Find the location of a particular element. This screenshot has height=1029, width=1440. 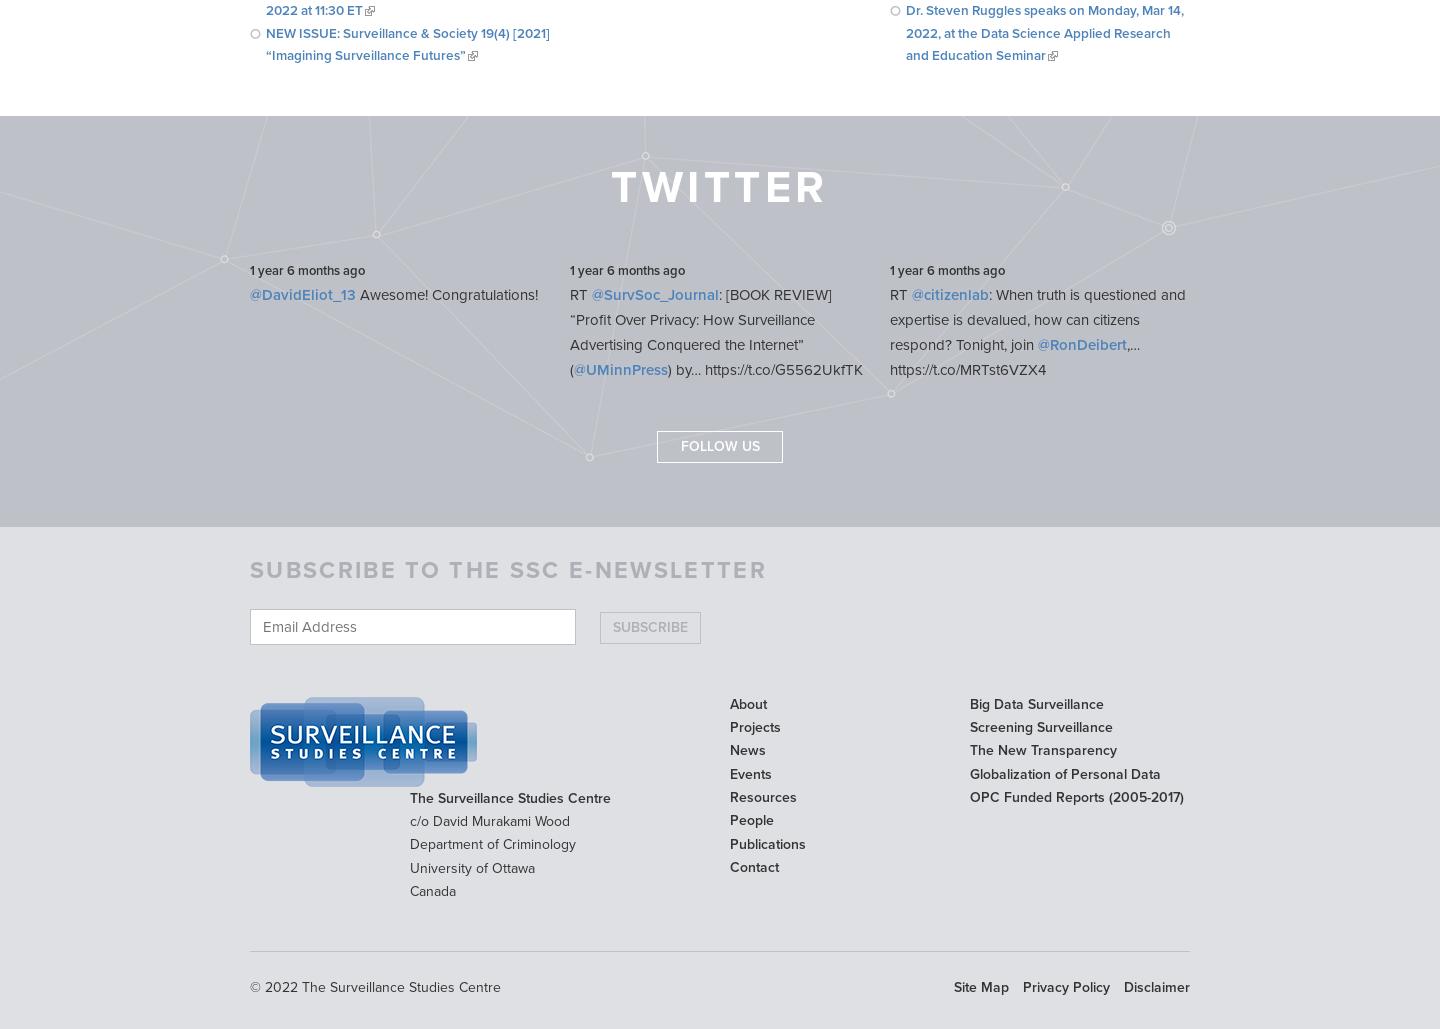

'Events' is located at coordinates (749, 773).